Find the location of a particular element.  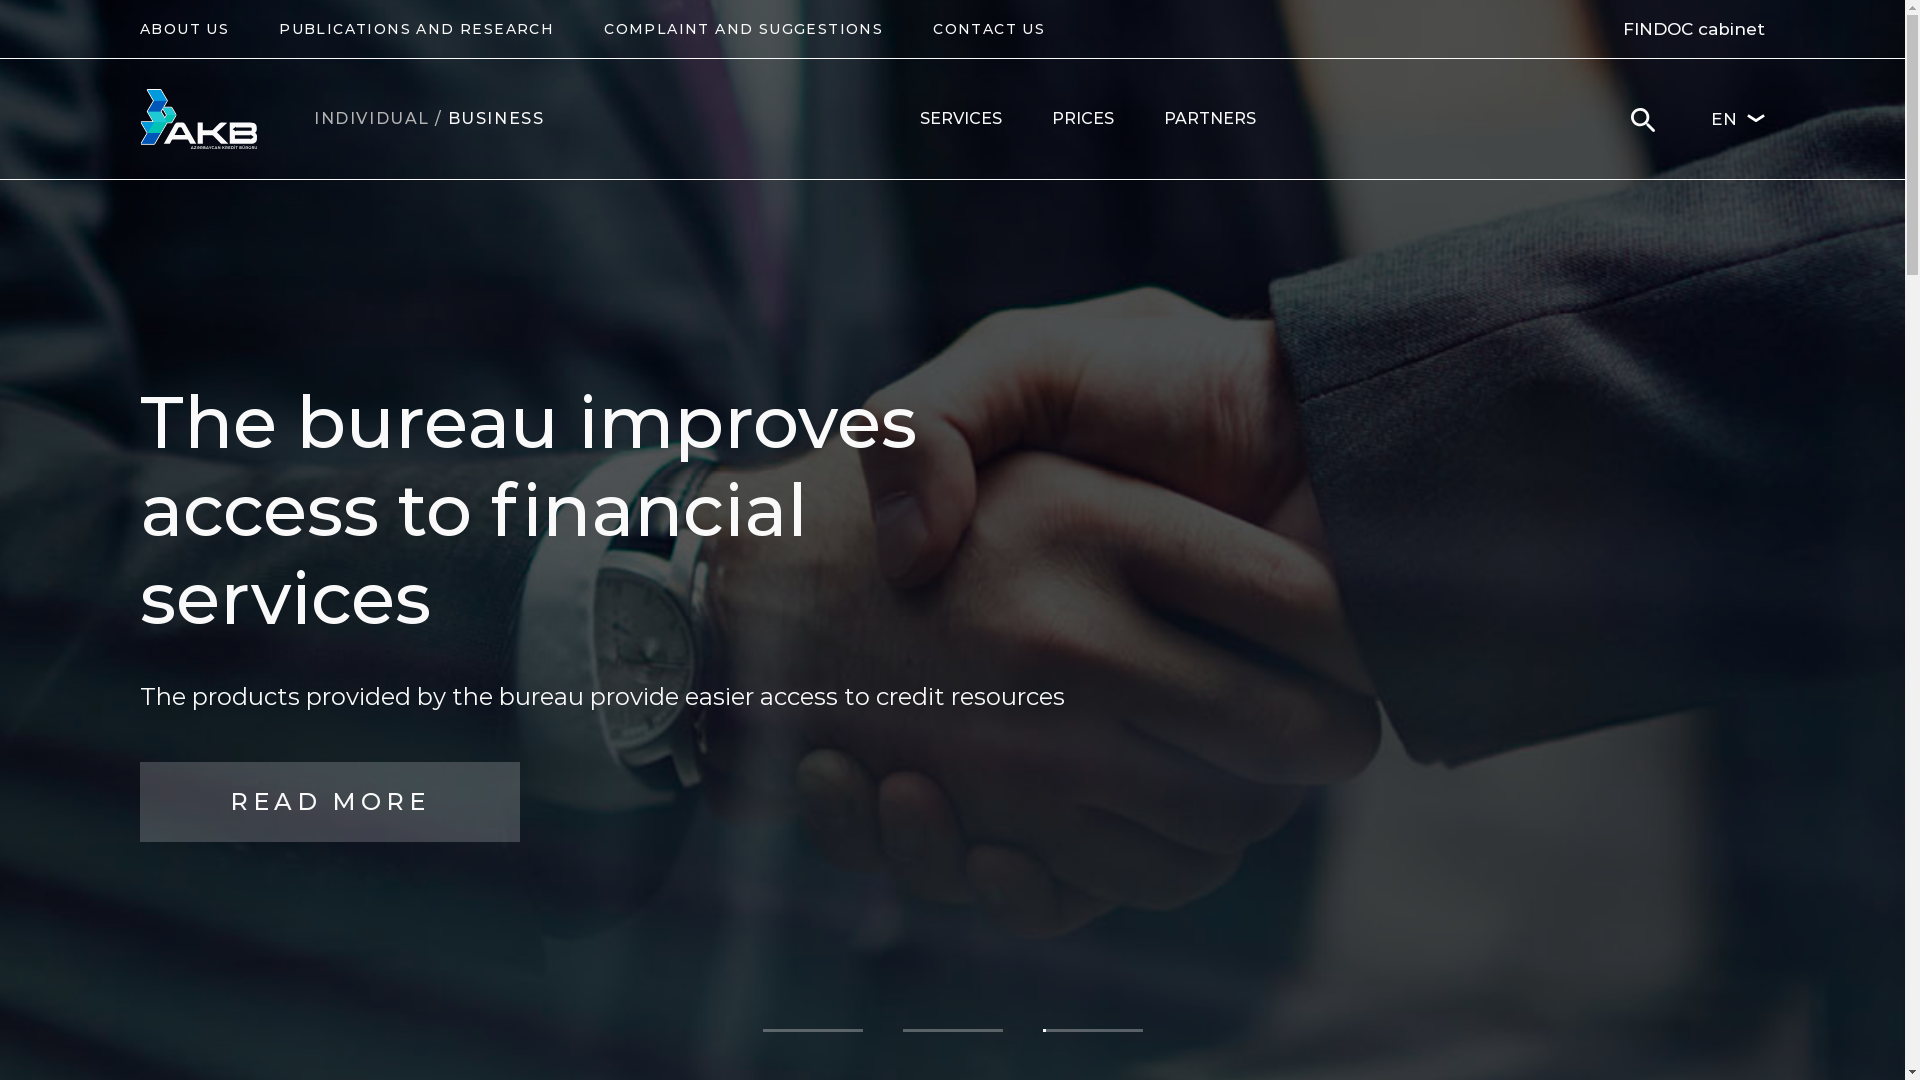

'PUBLICATIONS AND RESEARCH' is located at coordinates (415, 28).